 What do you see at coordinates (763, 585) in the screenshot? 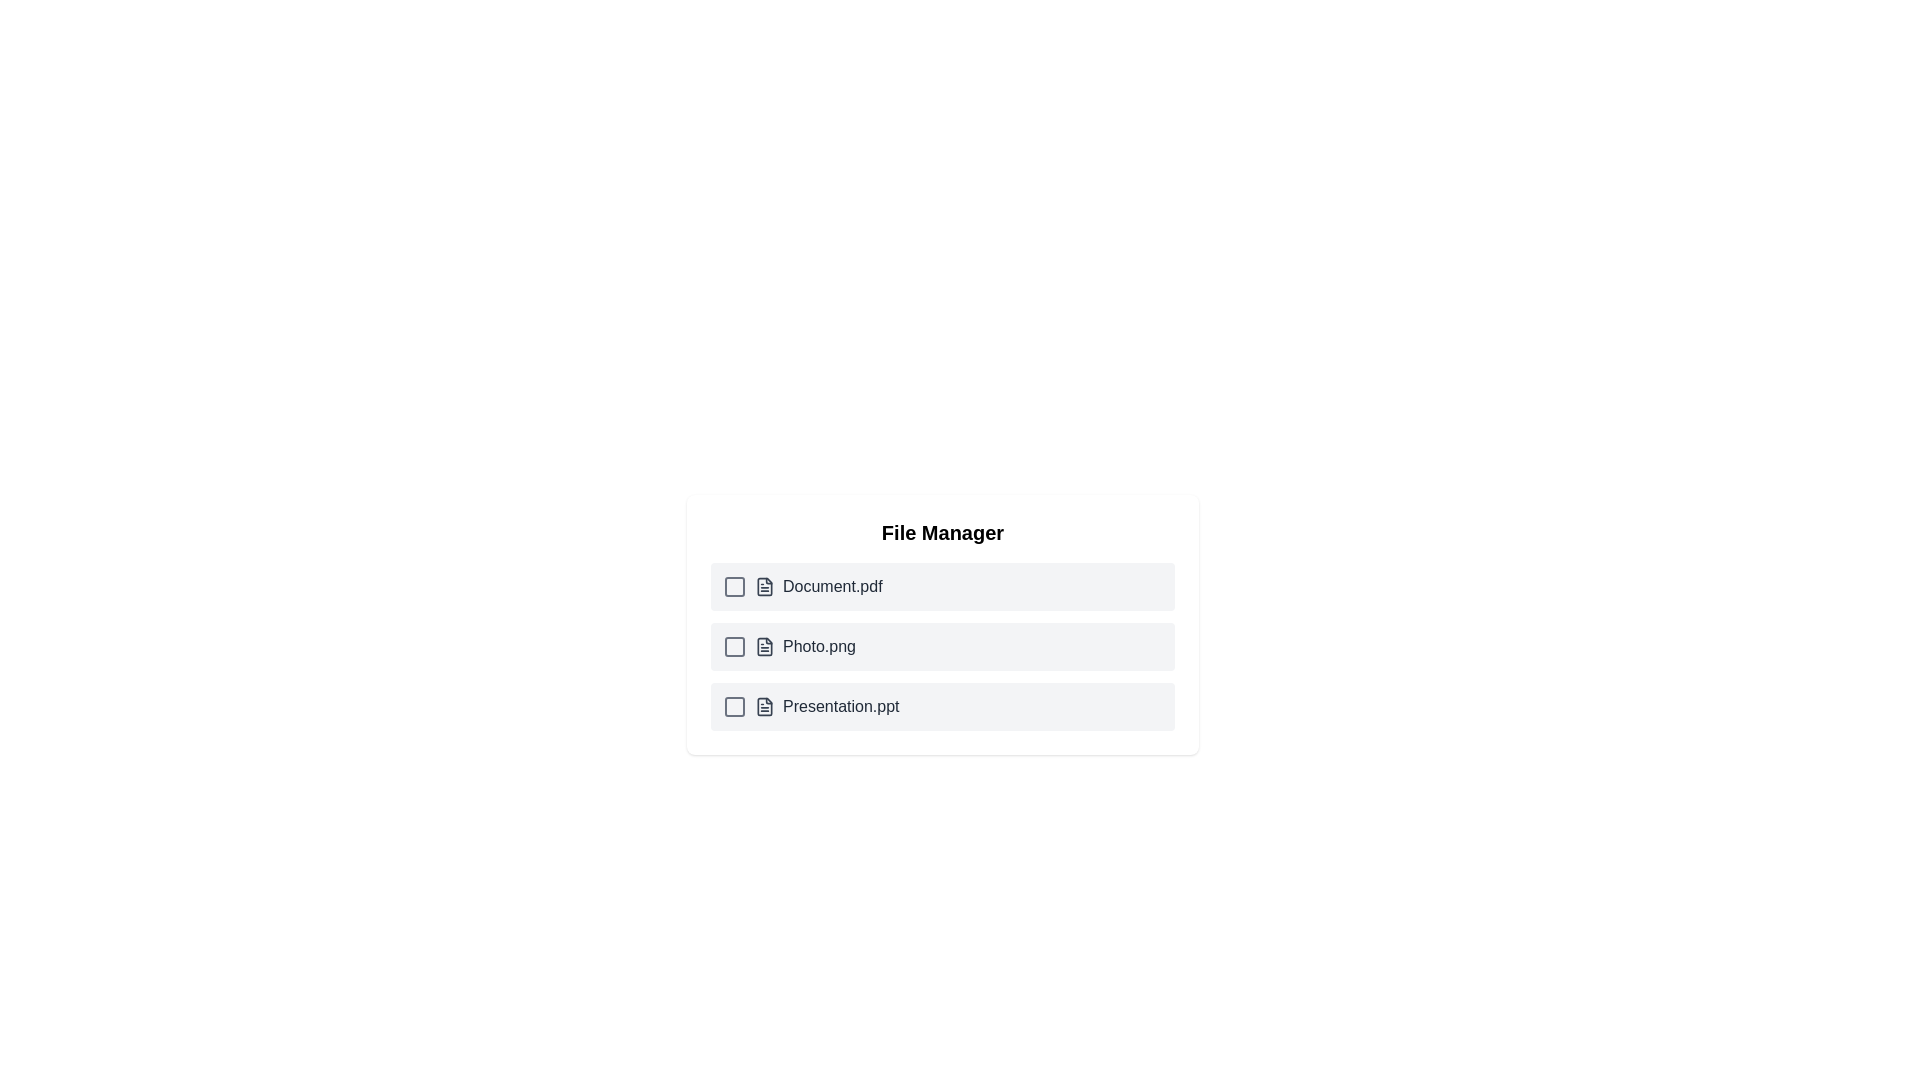
I see `the file icon graphic located in the upper left corner of the file list interface, which visually represents a file or document` at bounding box center [763, 585].